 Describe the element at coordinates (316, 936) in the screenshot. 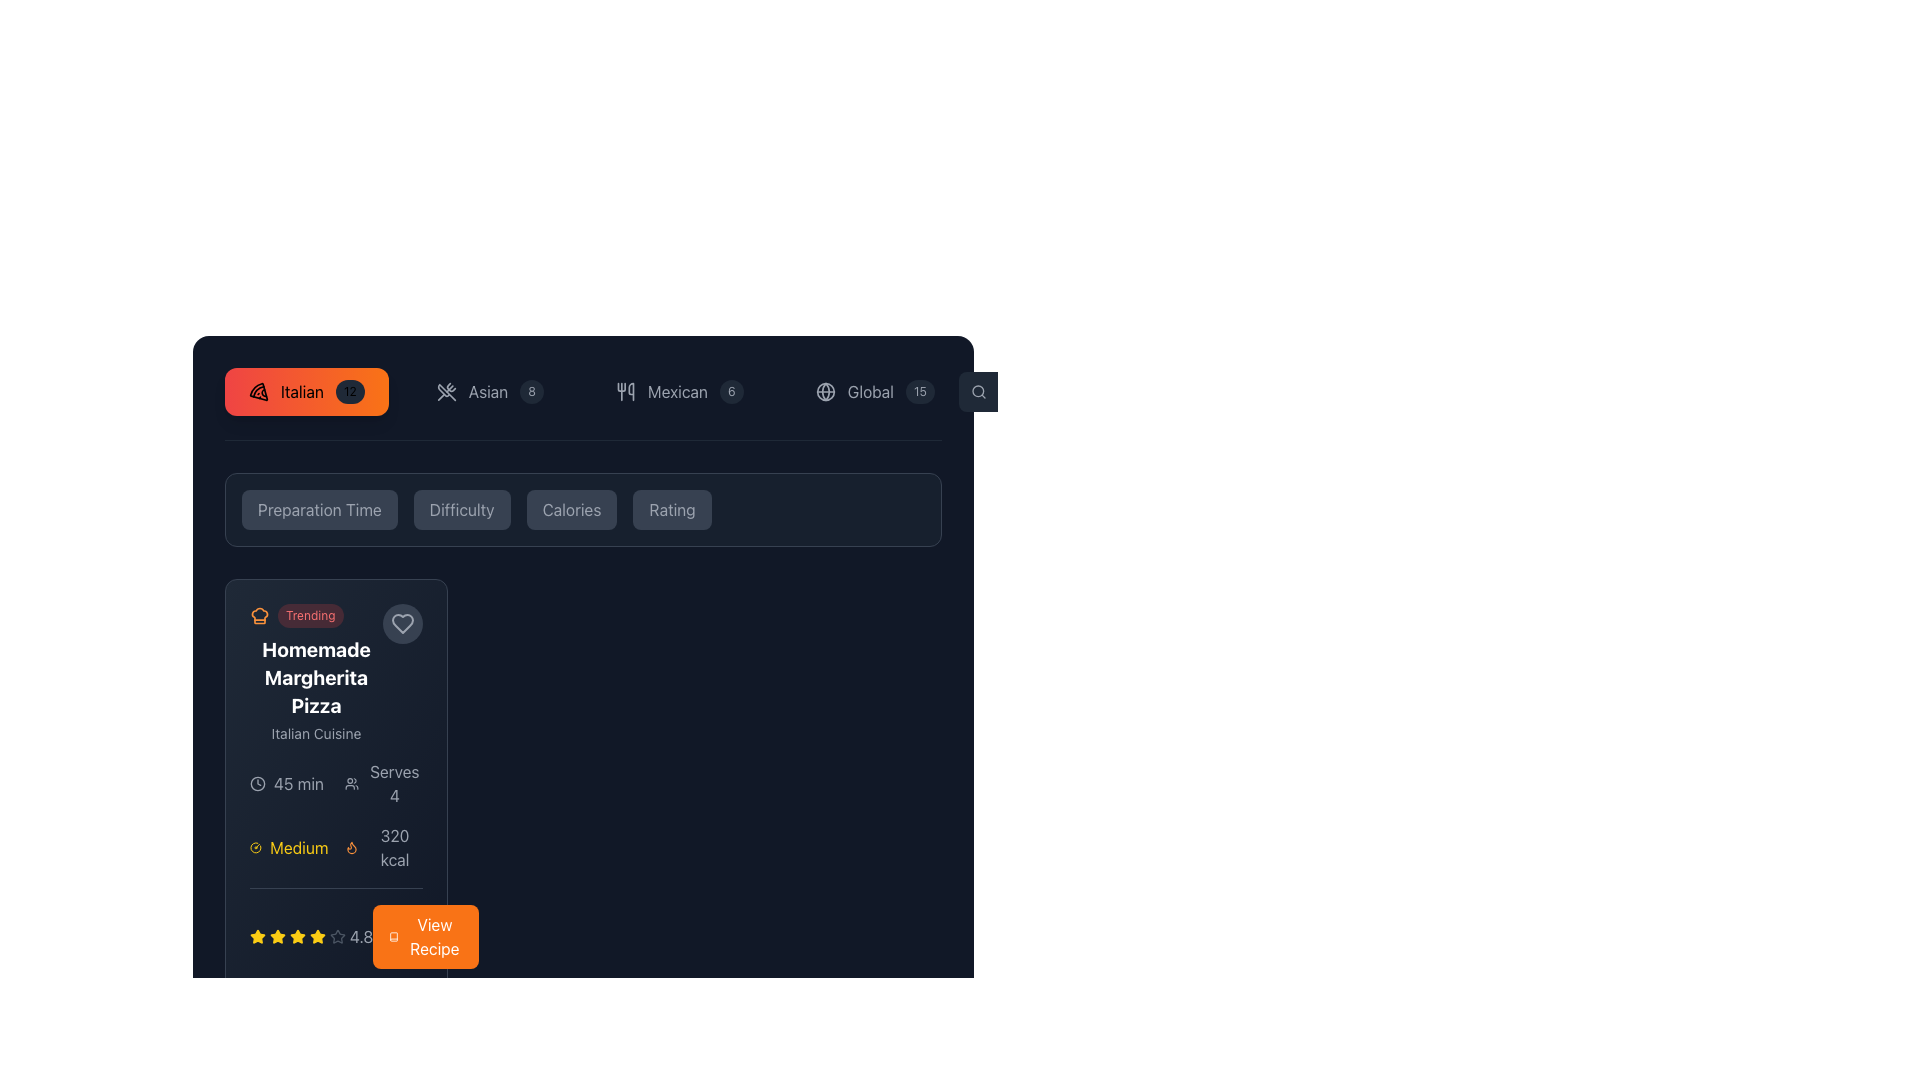

I see `the second star icon in the rating widget` at that location.